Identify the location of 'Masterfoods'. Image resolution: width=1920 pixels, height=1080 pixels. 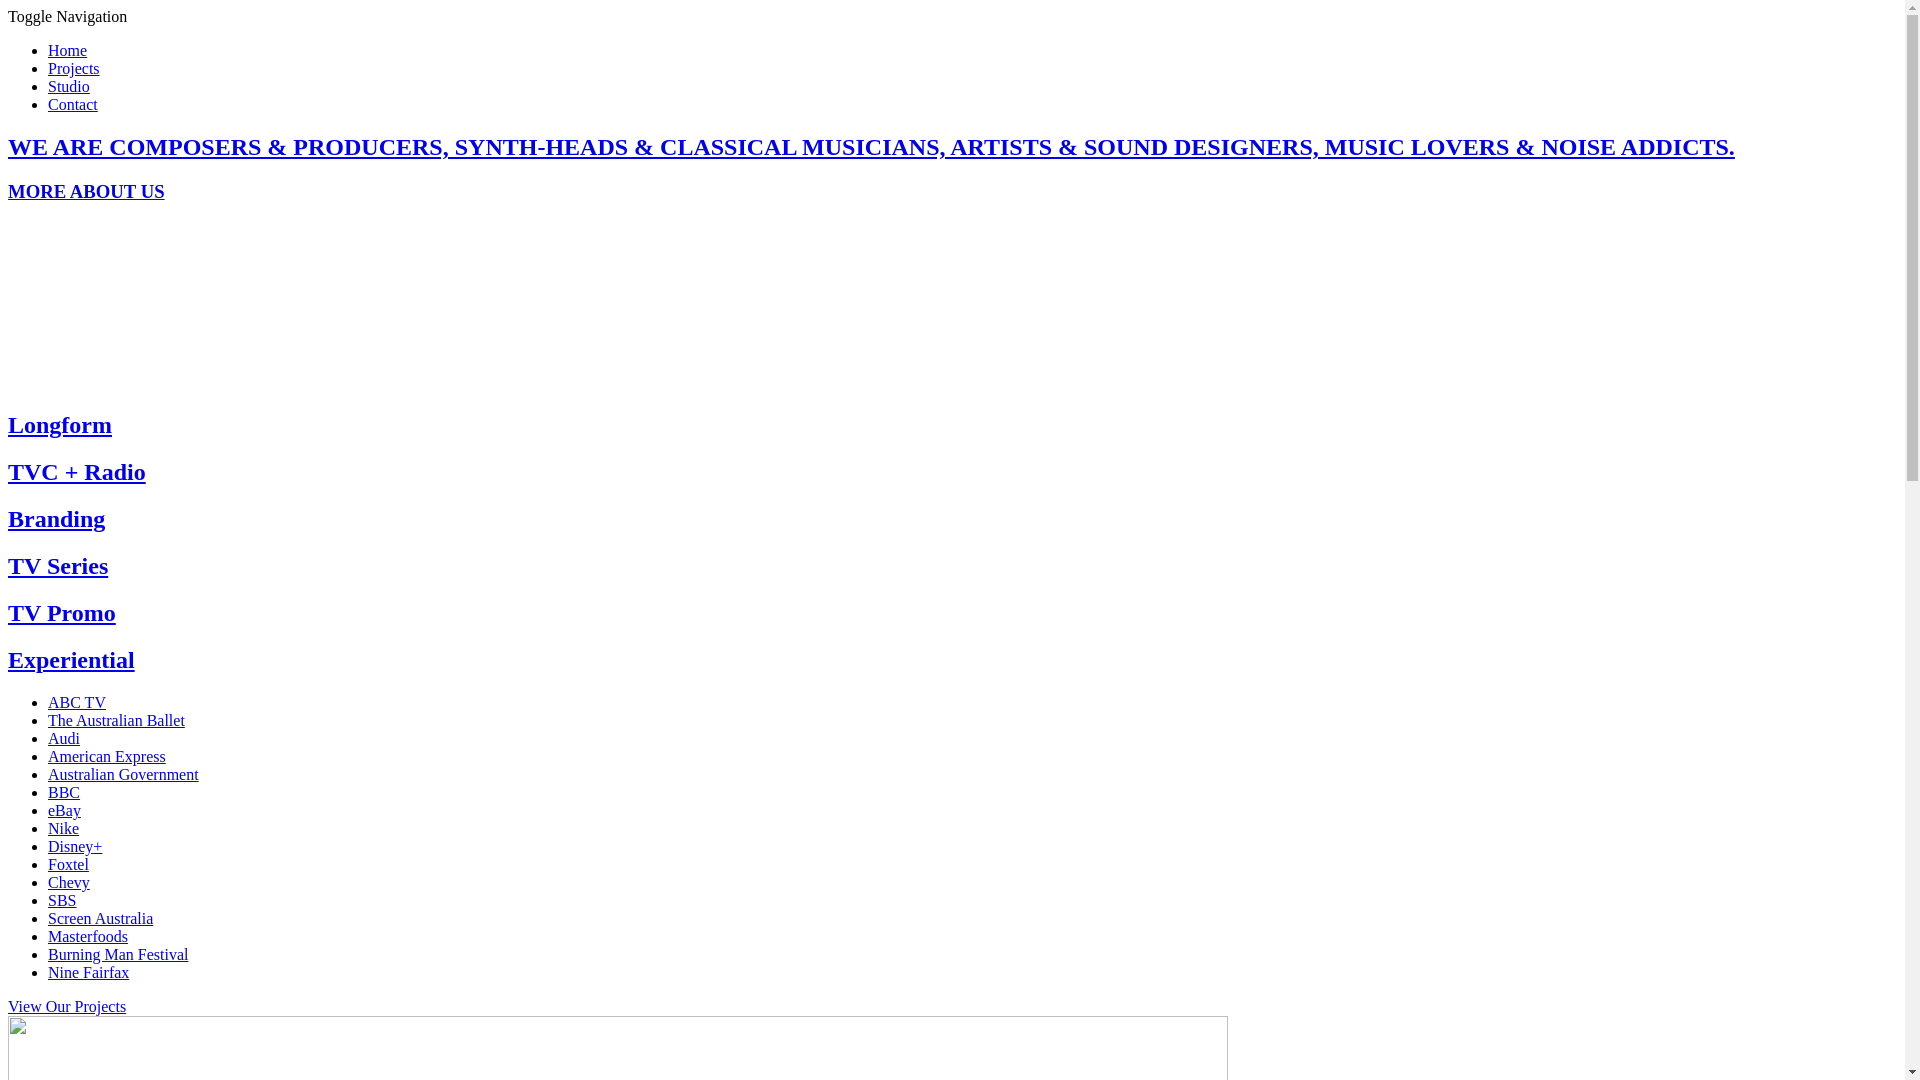
(86, 936).